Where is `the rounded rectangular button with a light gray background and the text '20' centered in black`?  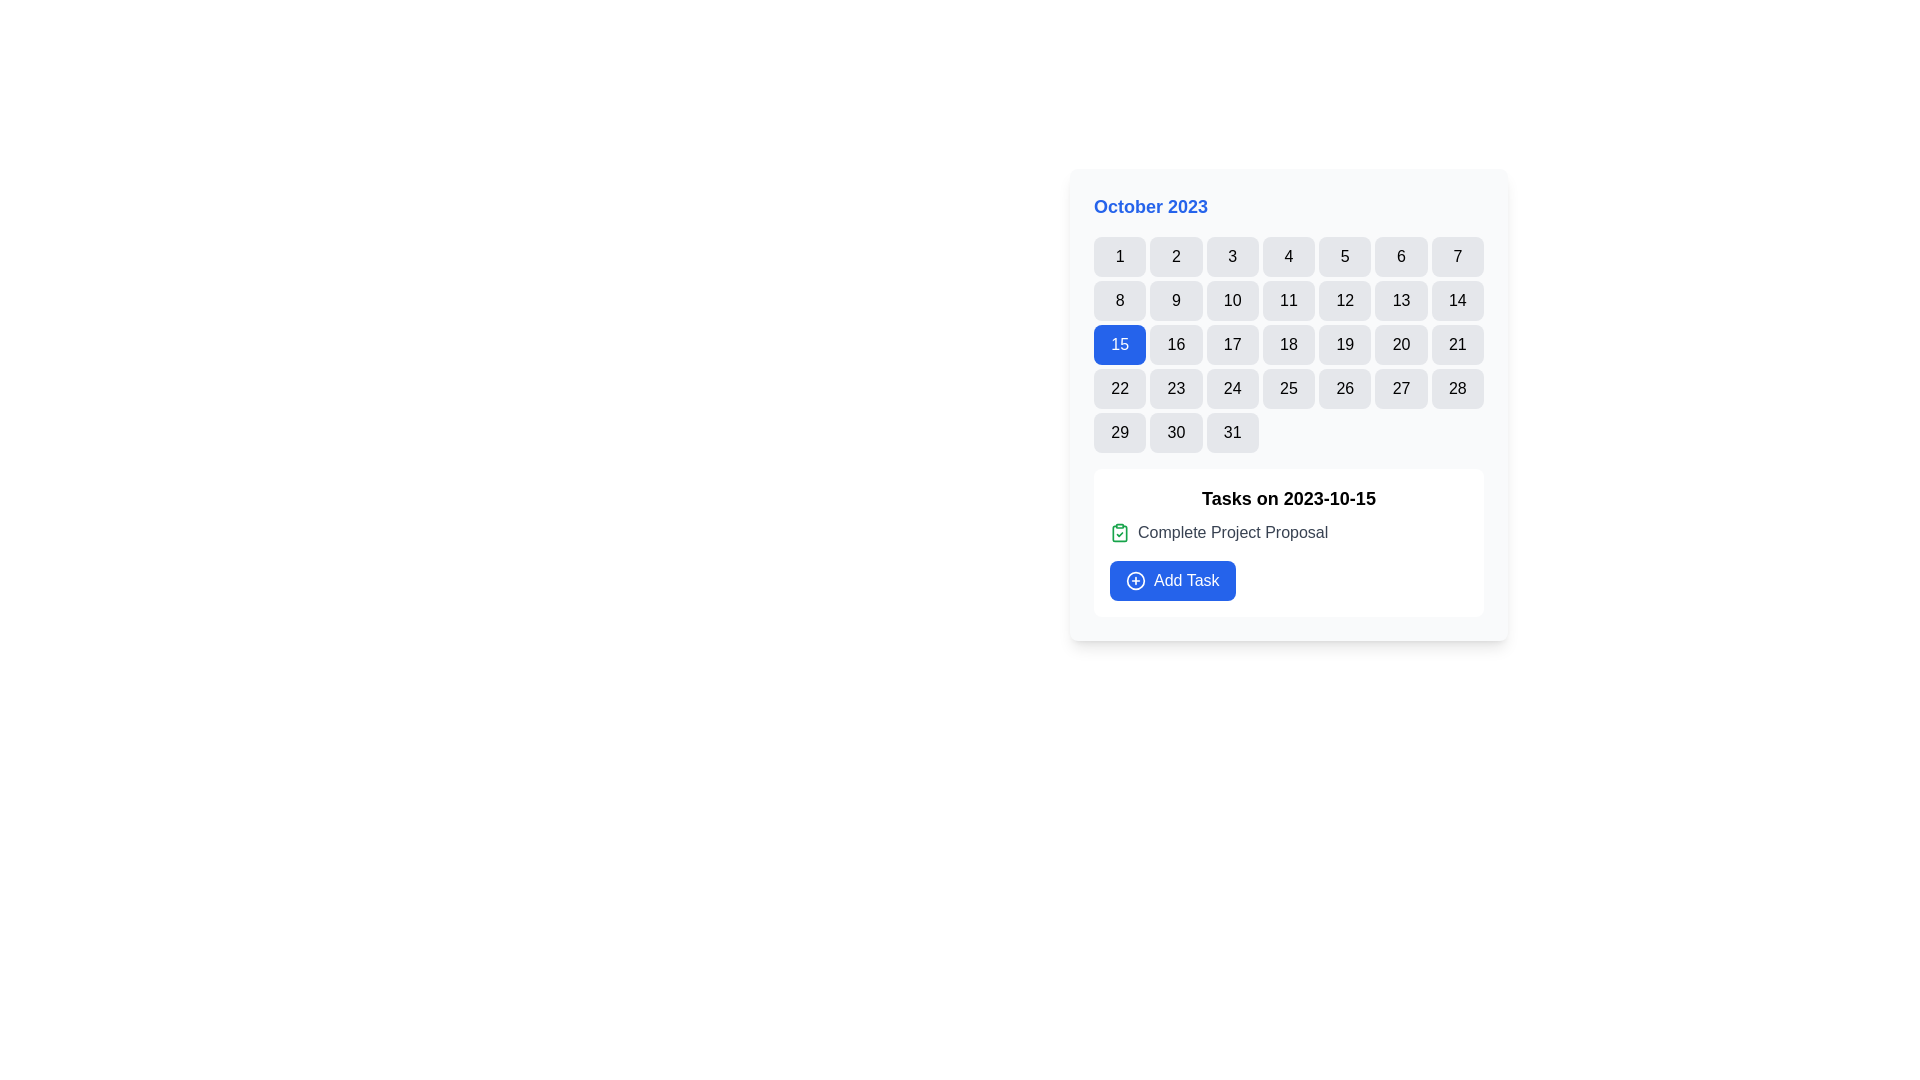
the rounded rectangular button with a light gray background and the text '20' centered in black is located at coordinates (1400, 343).